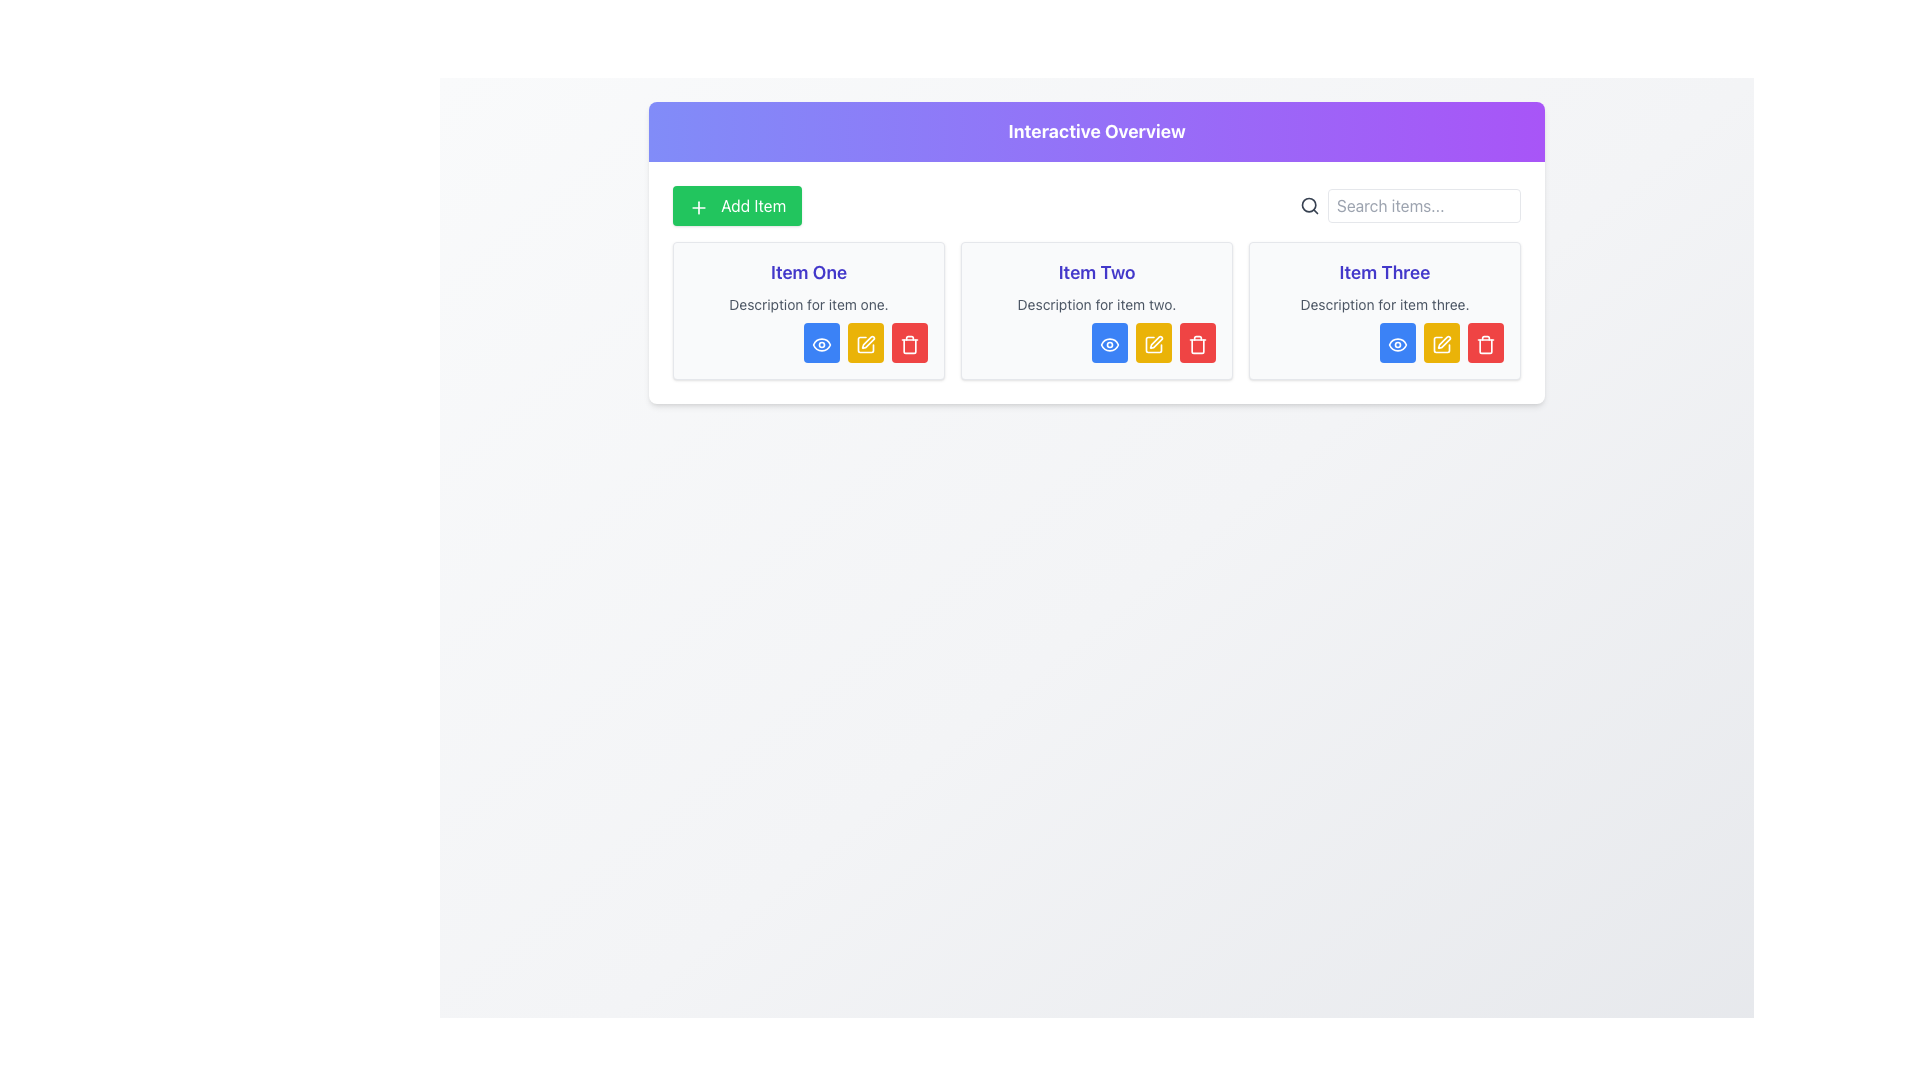 The height and width of the screenshot is (1080, 1920). What do you see at coordinates (809, 304) in the screenshot?
I see `the Text Display element that provides information about 'Item One', located within the first card under the 'Interactive Overview' section` at bounding box center [809, 304].